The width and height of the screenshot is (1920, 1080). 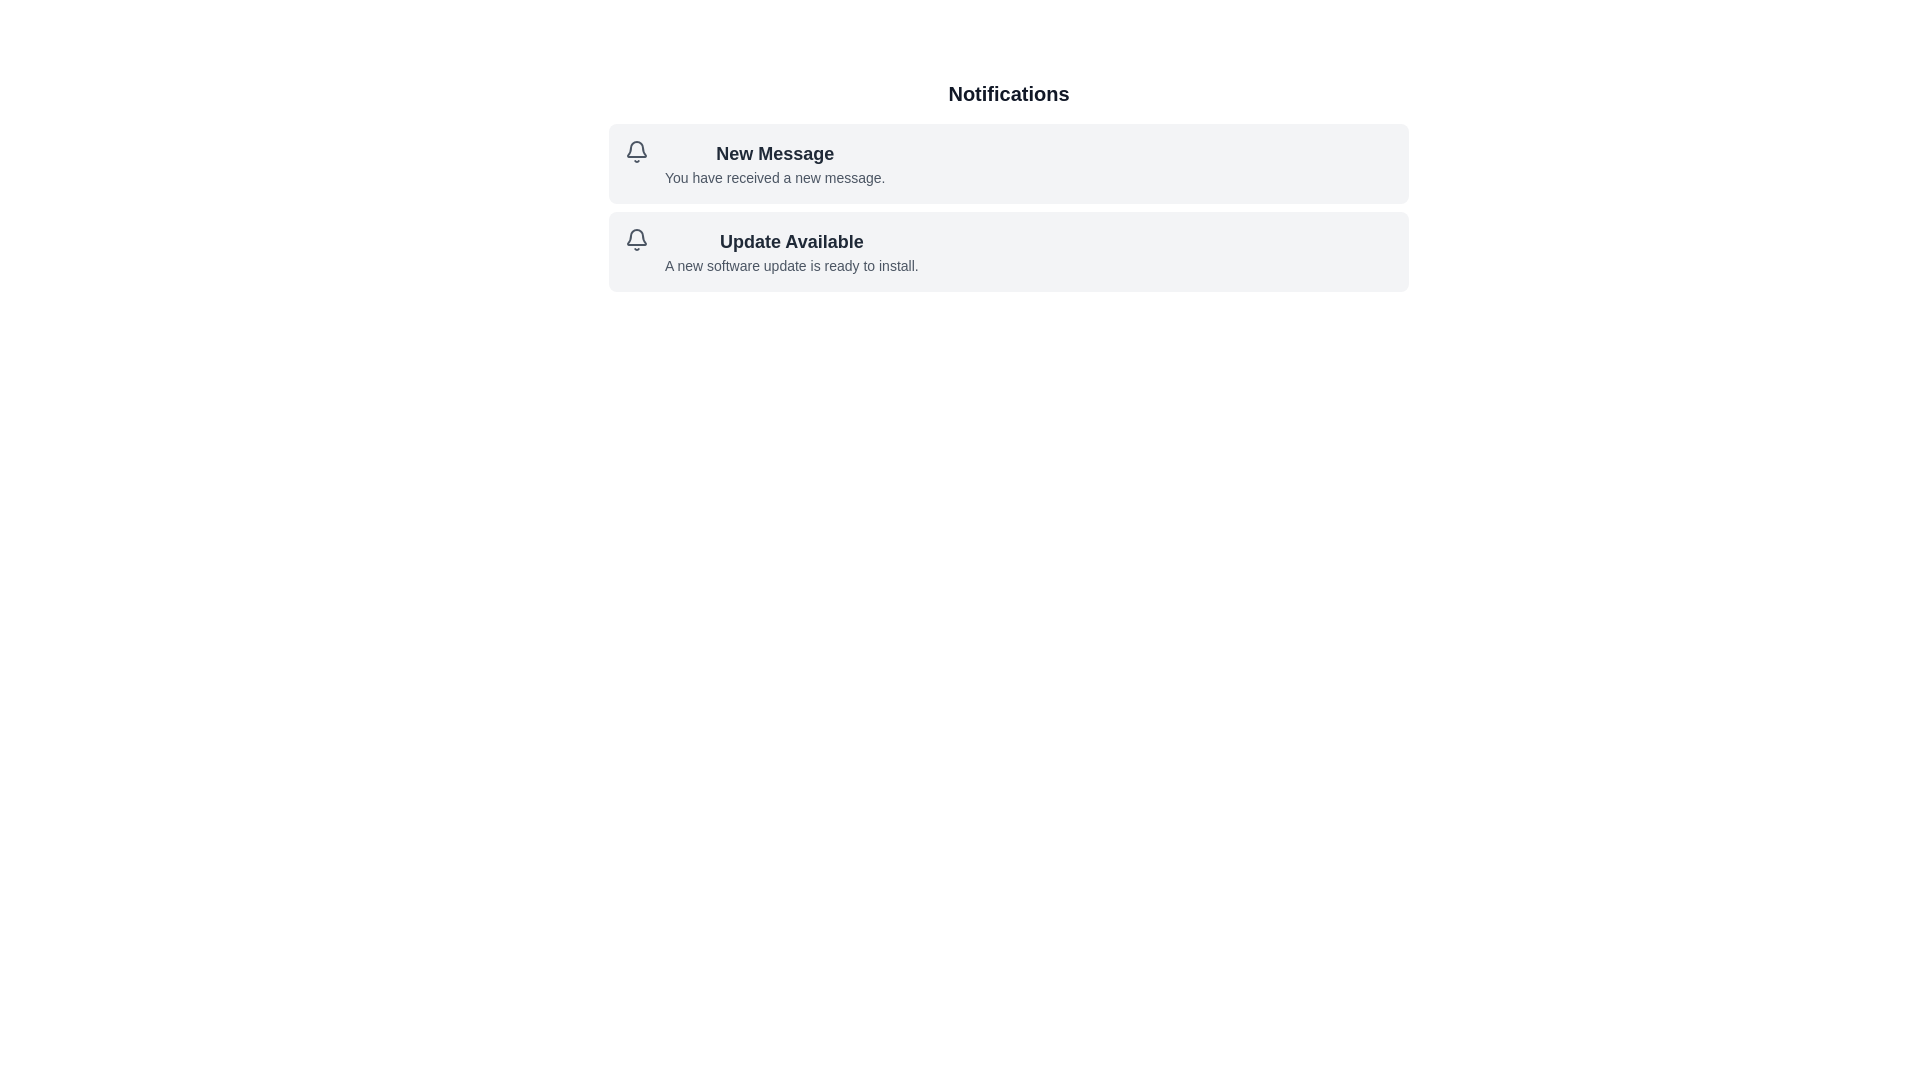 I want to click on the bell icon located at the left side of the 'Update Available' notification, so click(x=636, y=238).